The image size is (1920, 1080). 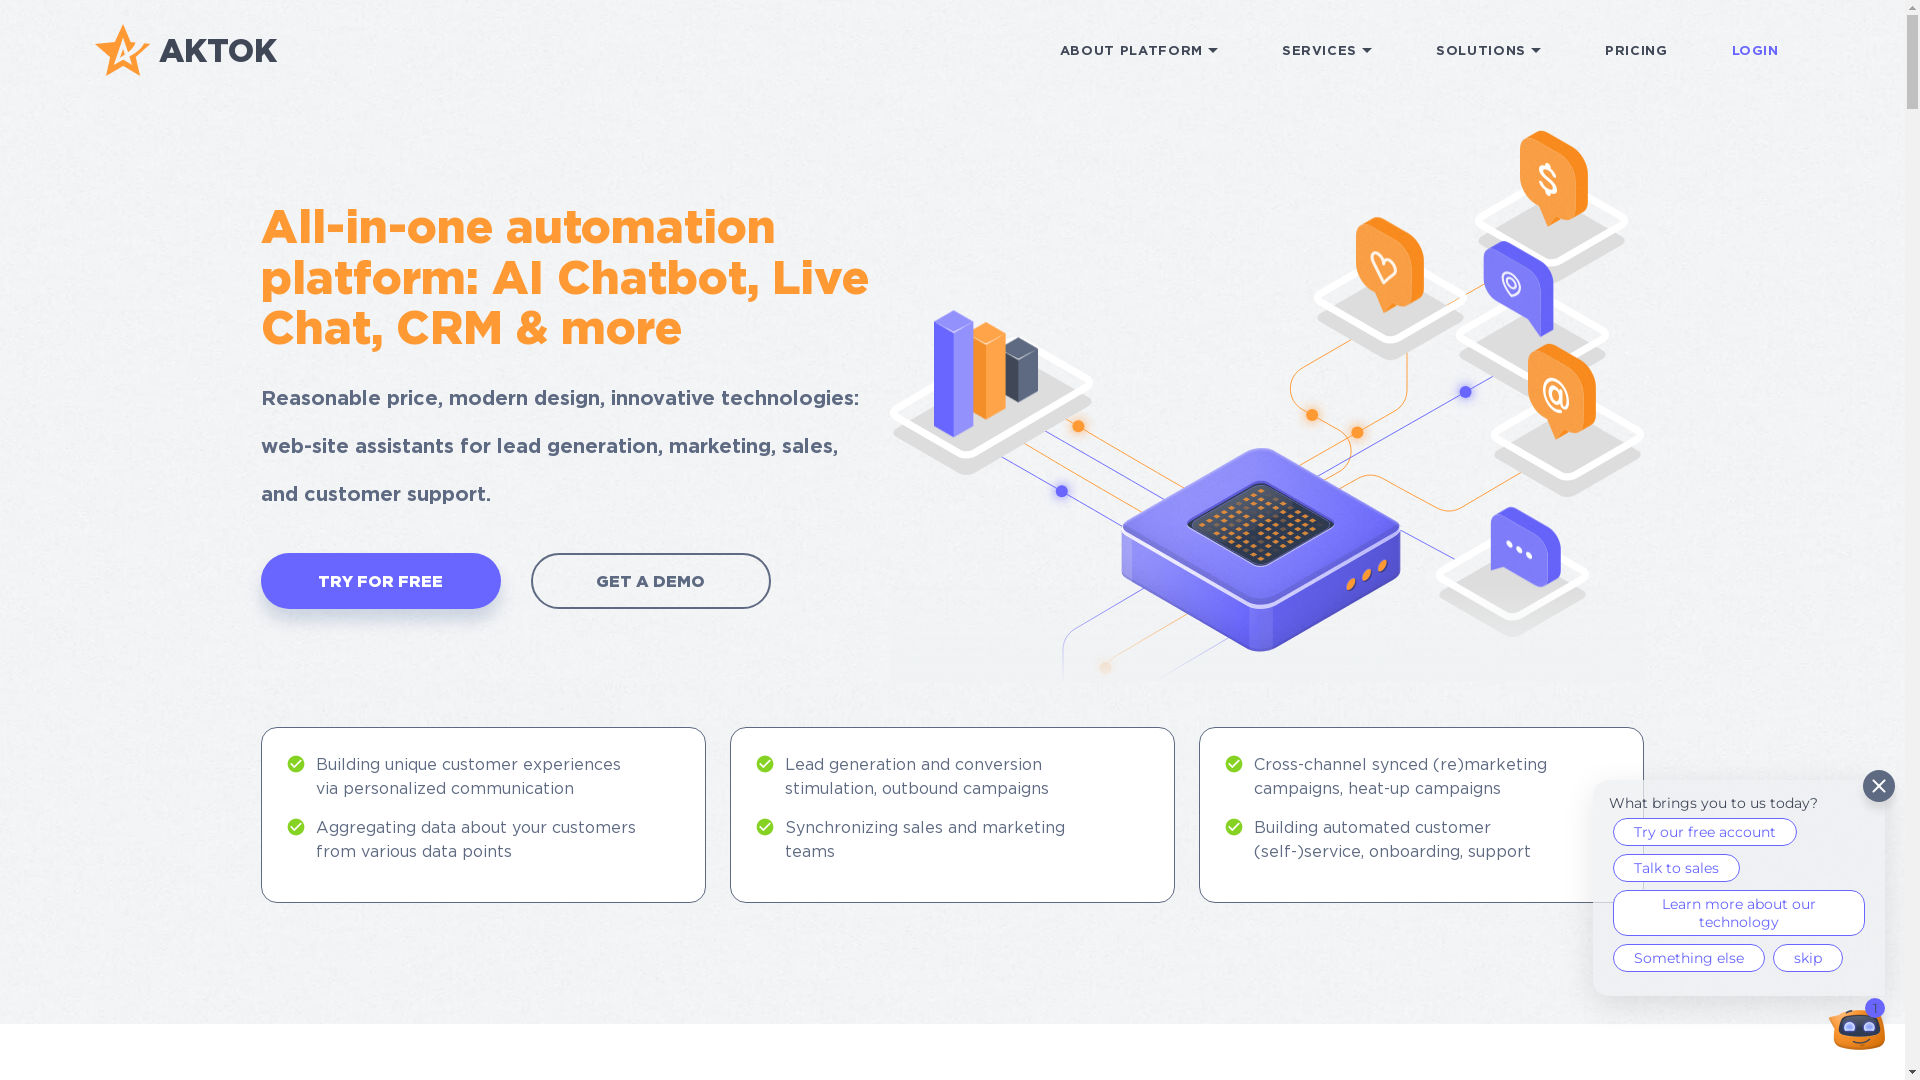 I want to click on 'skip', so click(x=1772, y=956).